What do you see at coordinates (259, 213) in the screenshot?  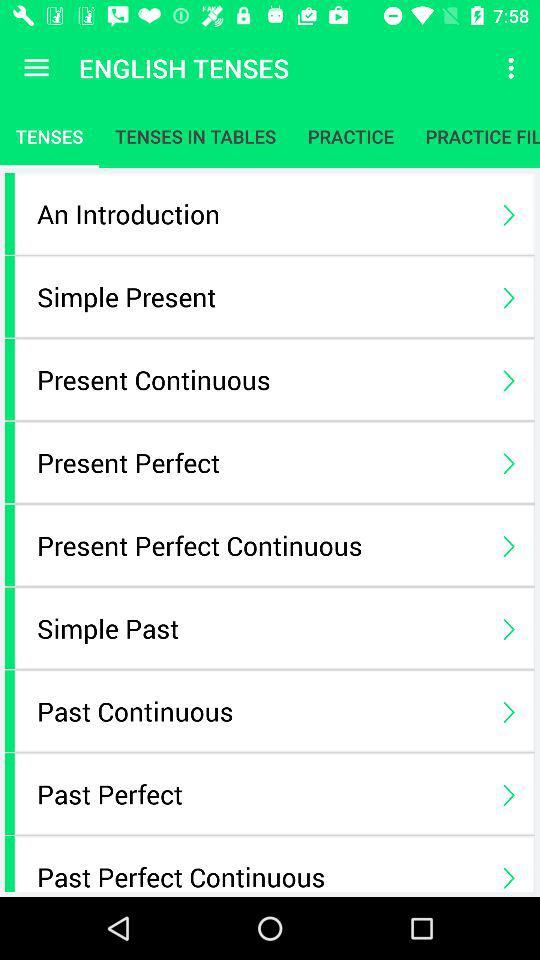 I see `an introduction` at bounding box center [259, 213].